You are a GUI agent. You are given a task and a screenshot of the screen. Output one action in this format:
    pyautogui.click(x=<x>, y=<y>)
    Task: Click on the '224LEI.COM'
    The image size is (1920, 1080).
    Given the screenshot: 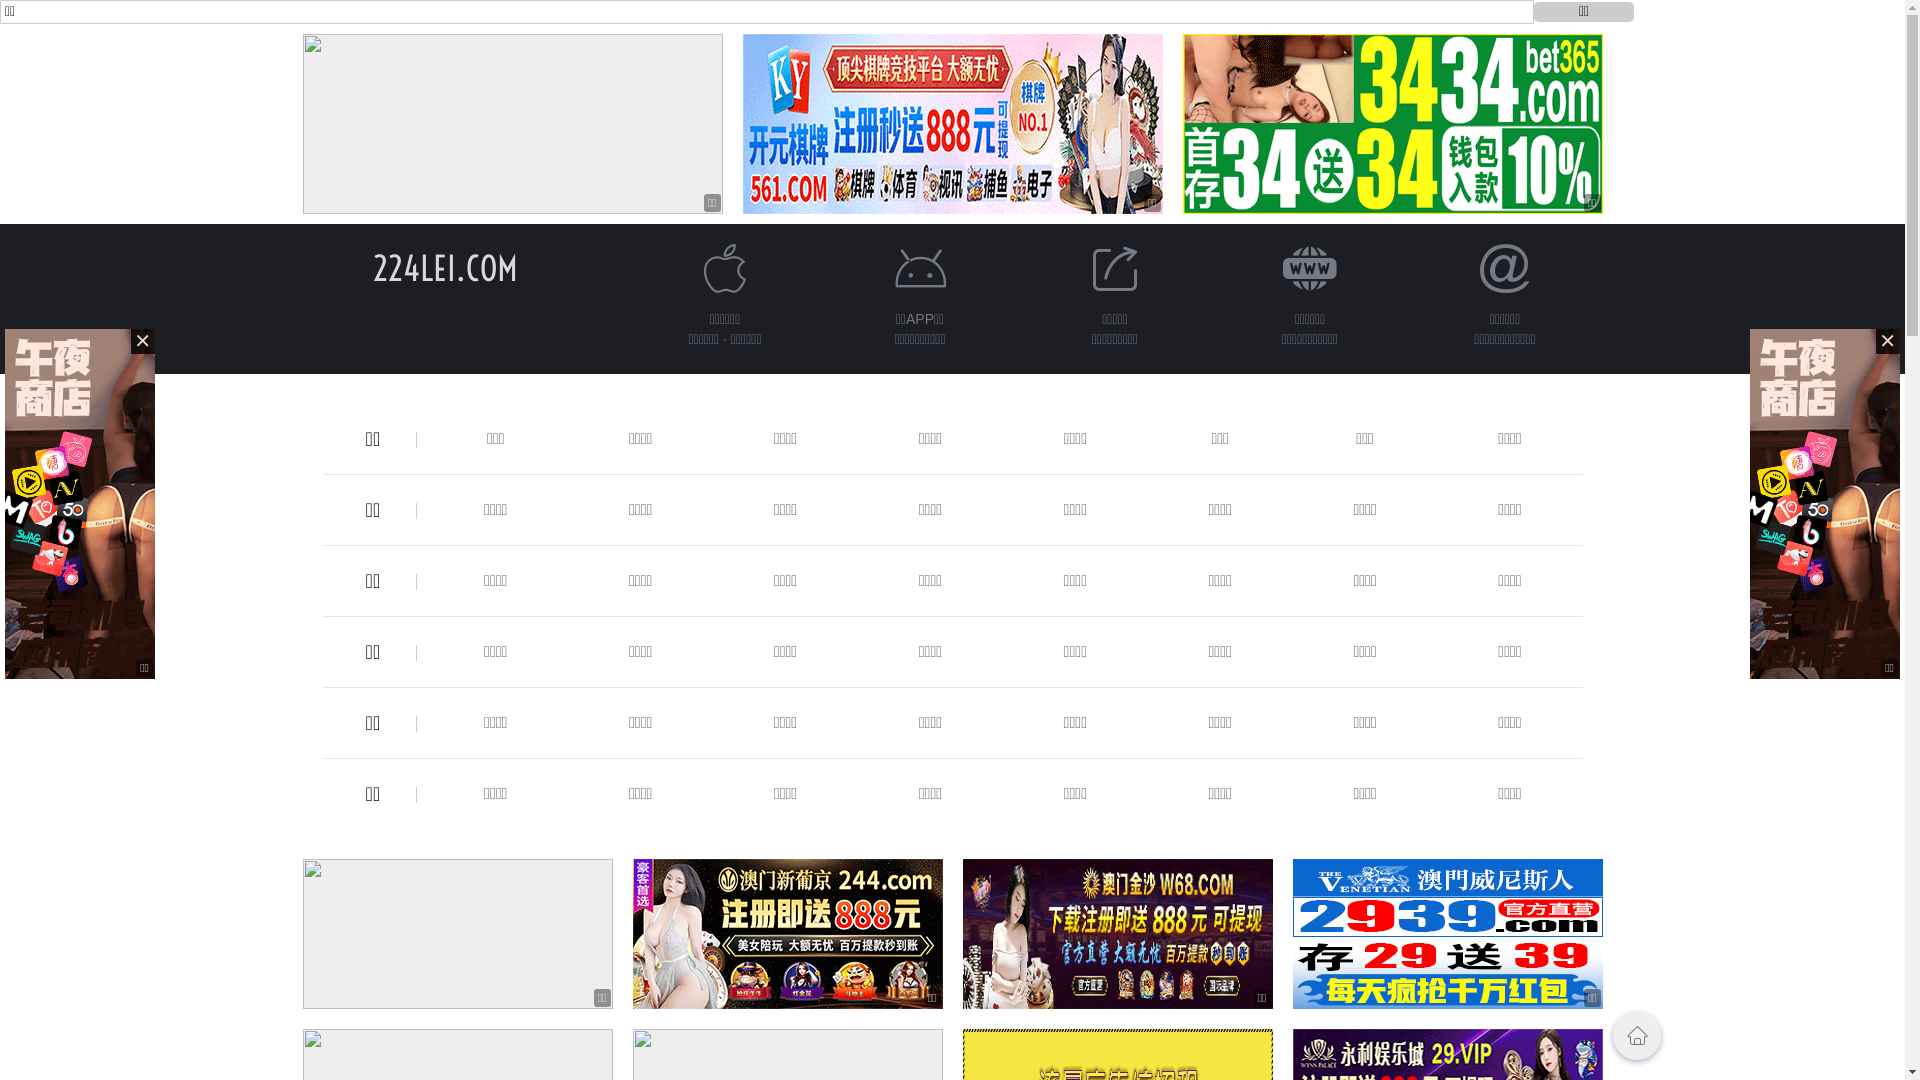 What is the action you would take?
    pyautogui.click(x=373, y=267)
    